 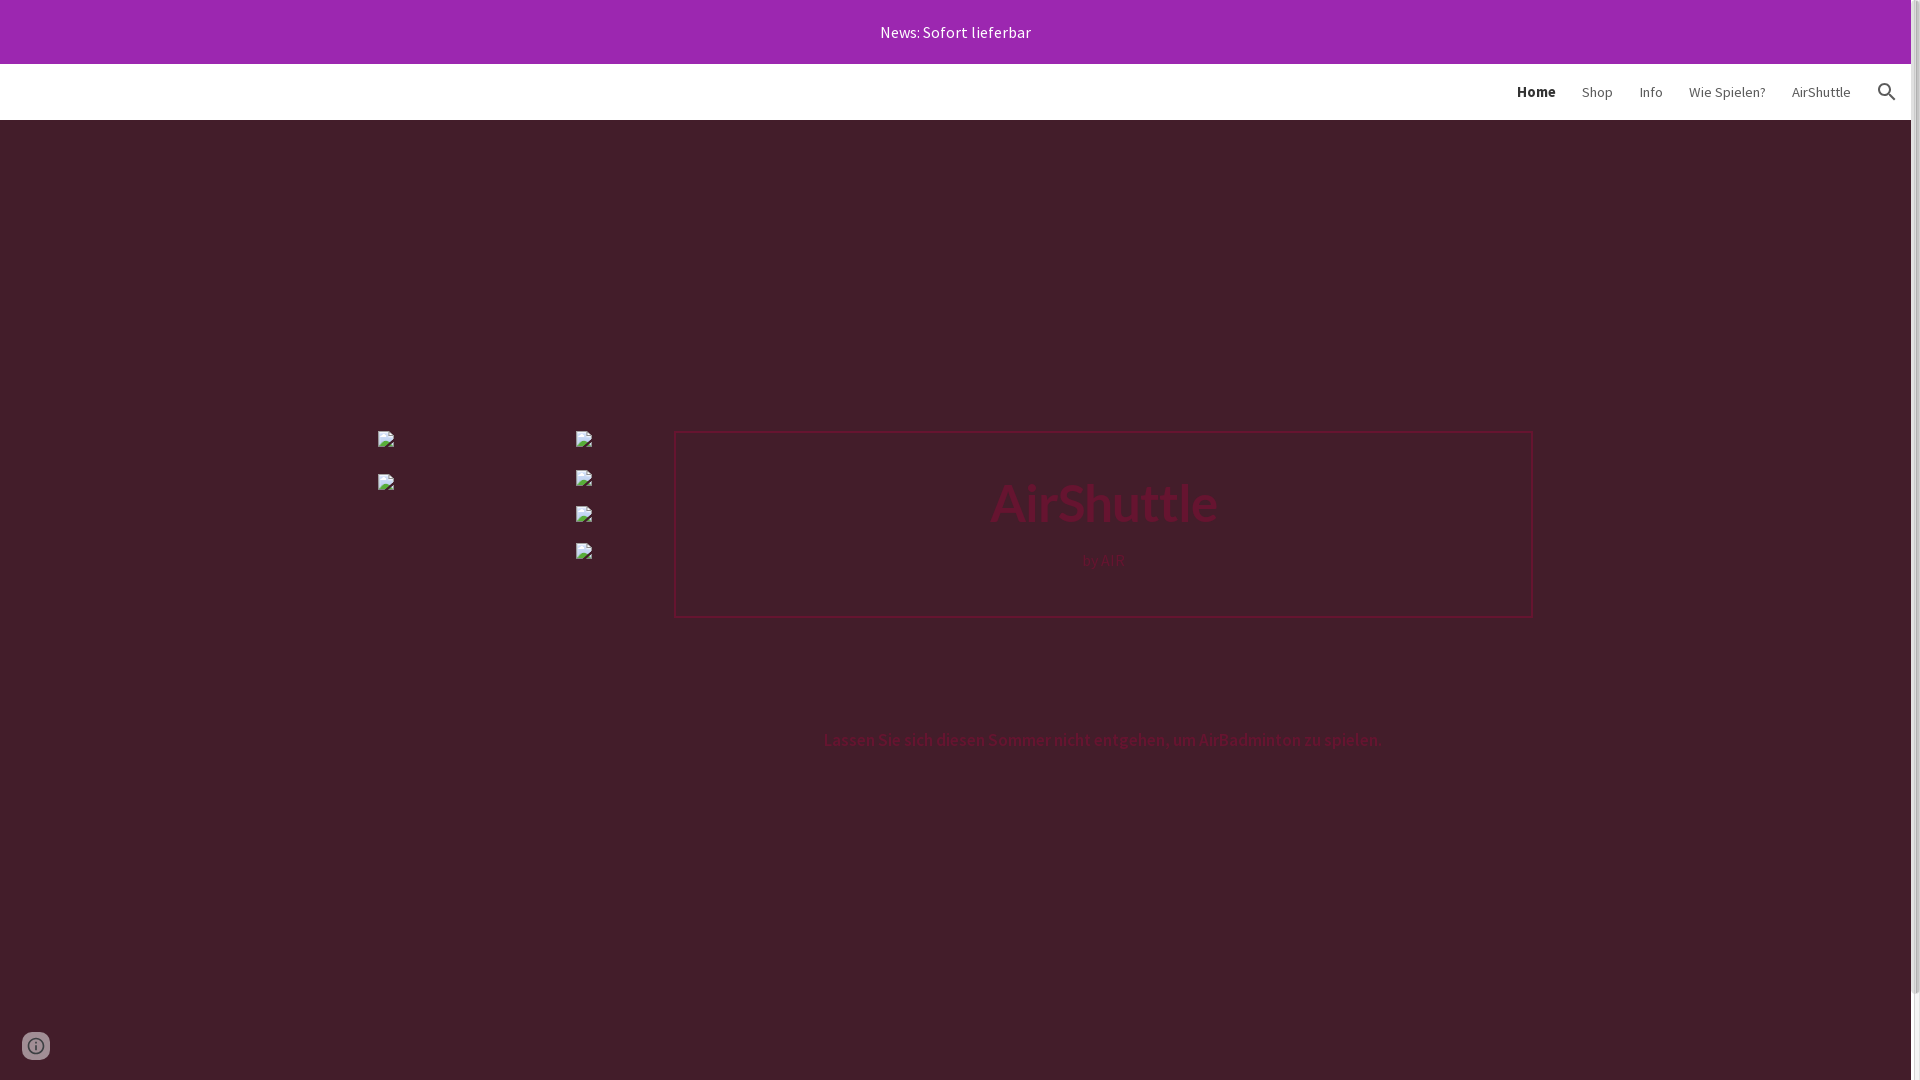 I want to click on 'Home', so click(x=1535, y=92).